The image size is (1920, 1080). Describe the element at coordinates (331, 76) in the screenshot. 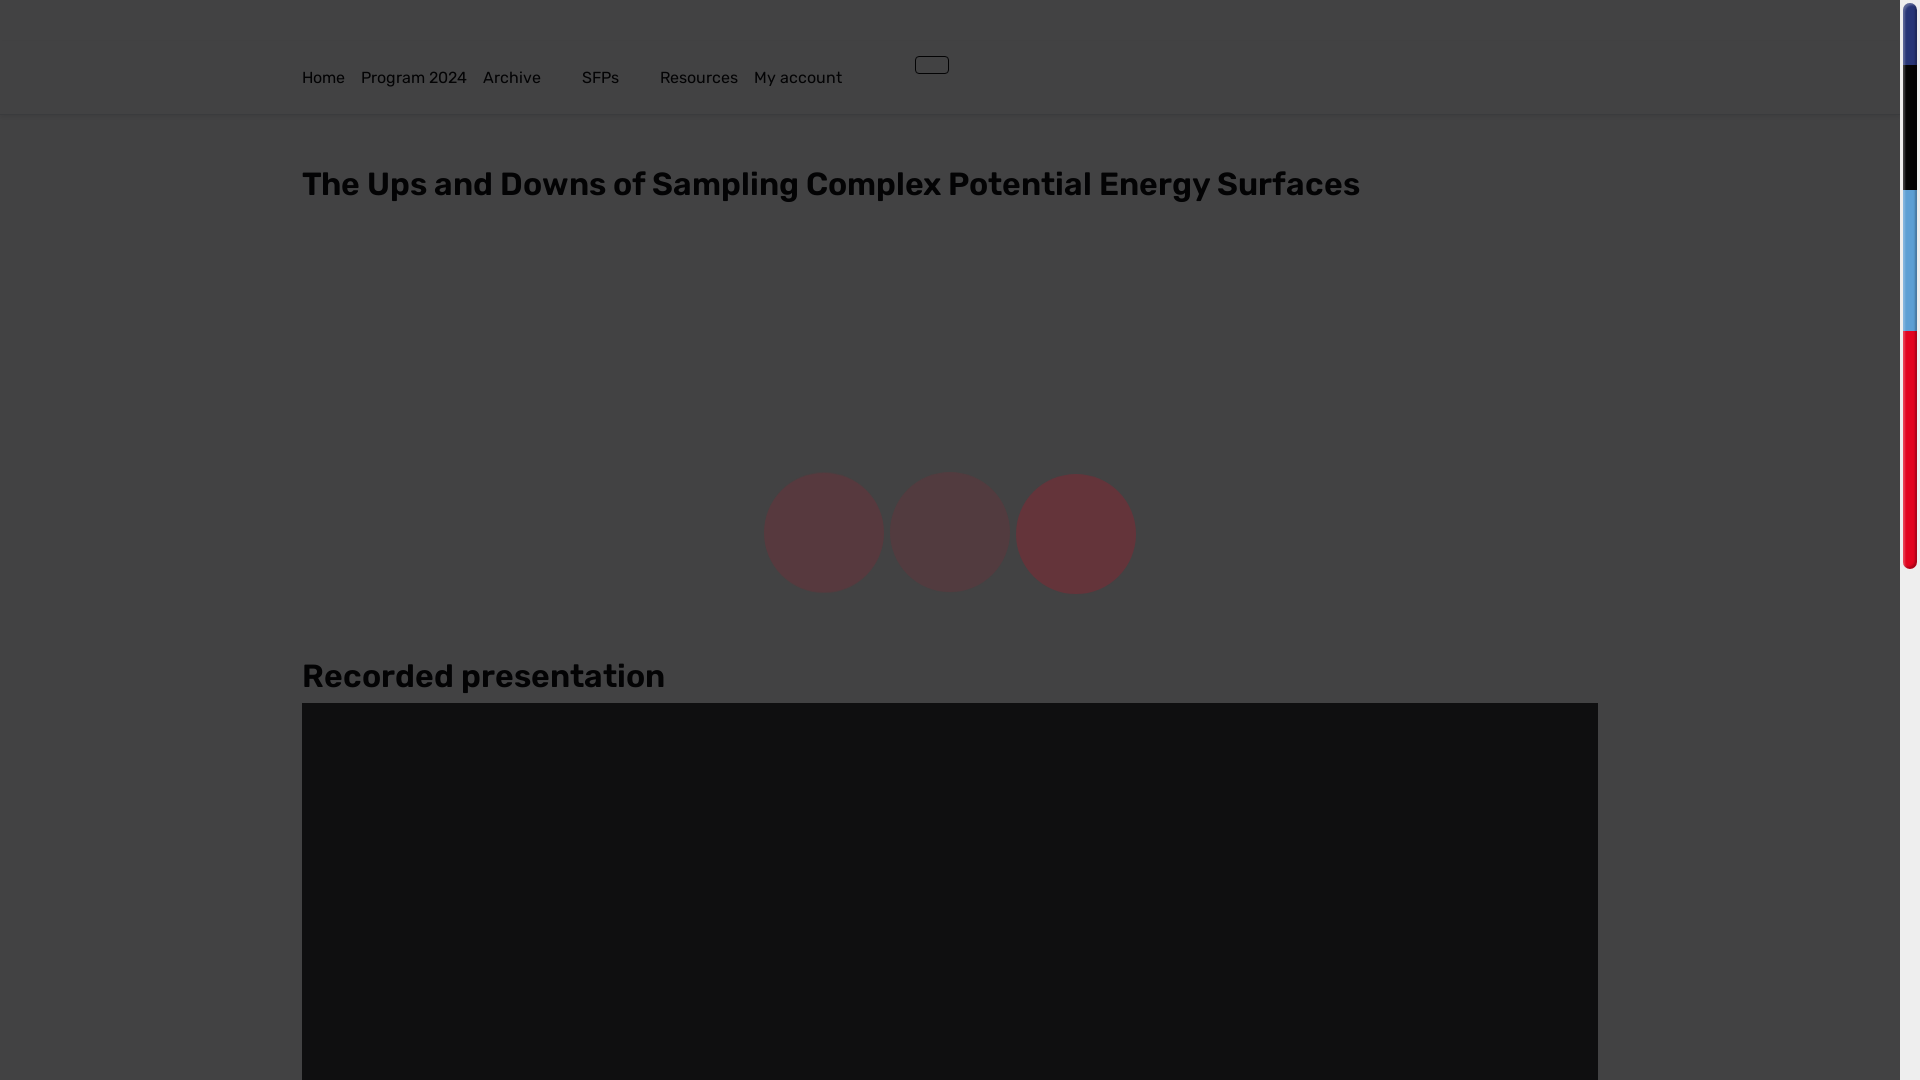

I see `'Home'` at that location.